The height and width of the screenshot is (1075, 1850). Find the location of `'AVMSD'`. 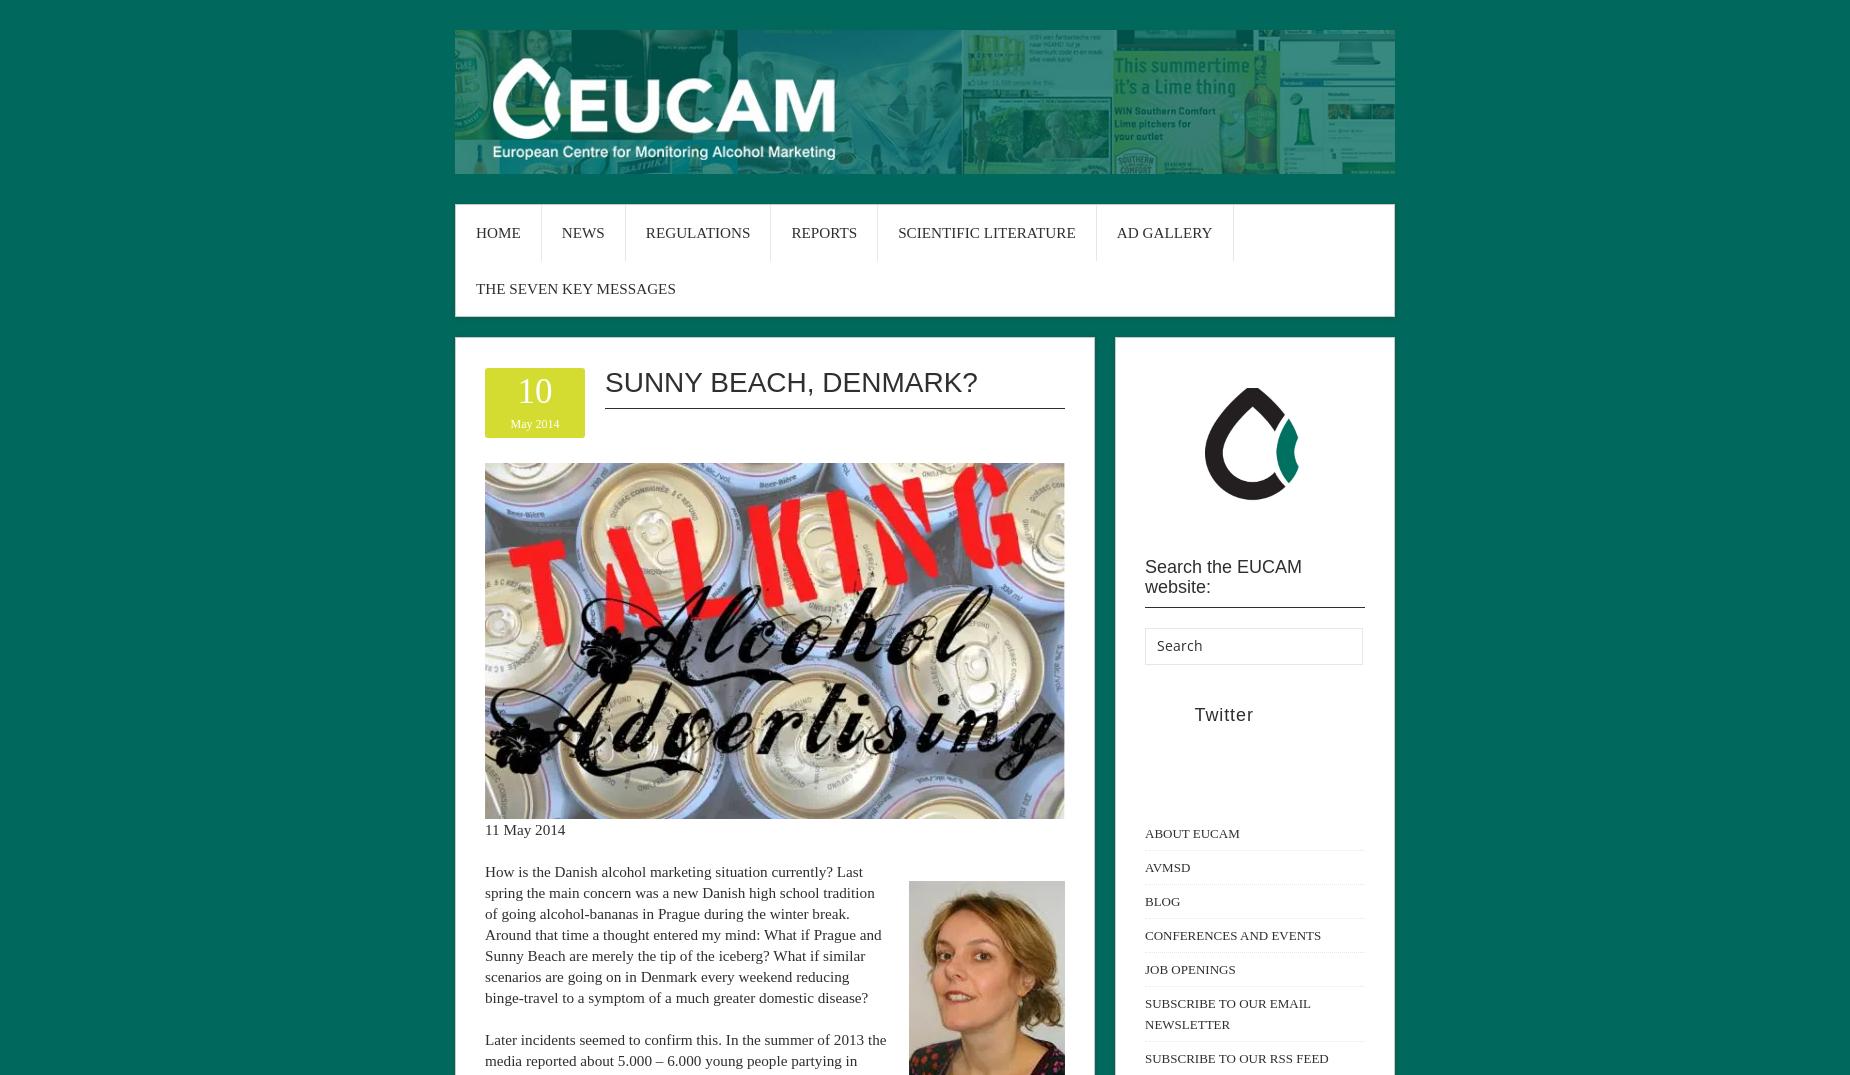

'AVMSD' is located at coordinates (1143, 866).